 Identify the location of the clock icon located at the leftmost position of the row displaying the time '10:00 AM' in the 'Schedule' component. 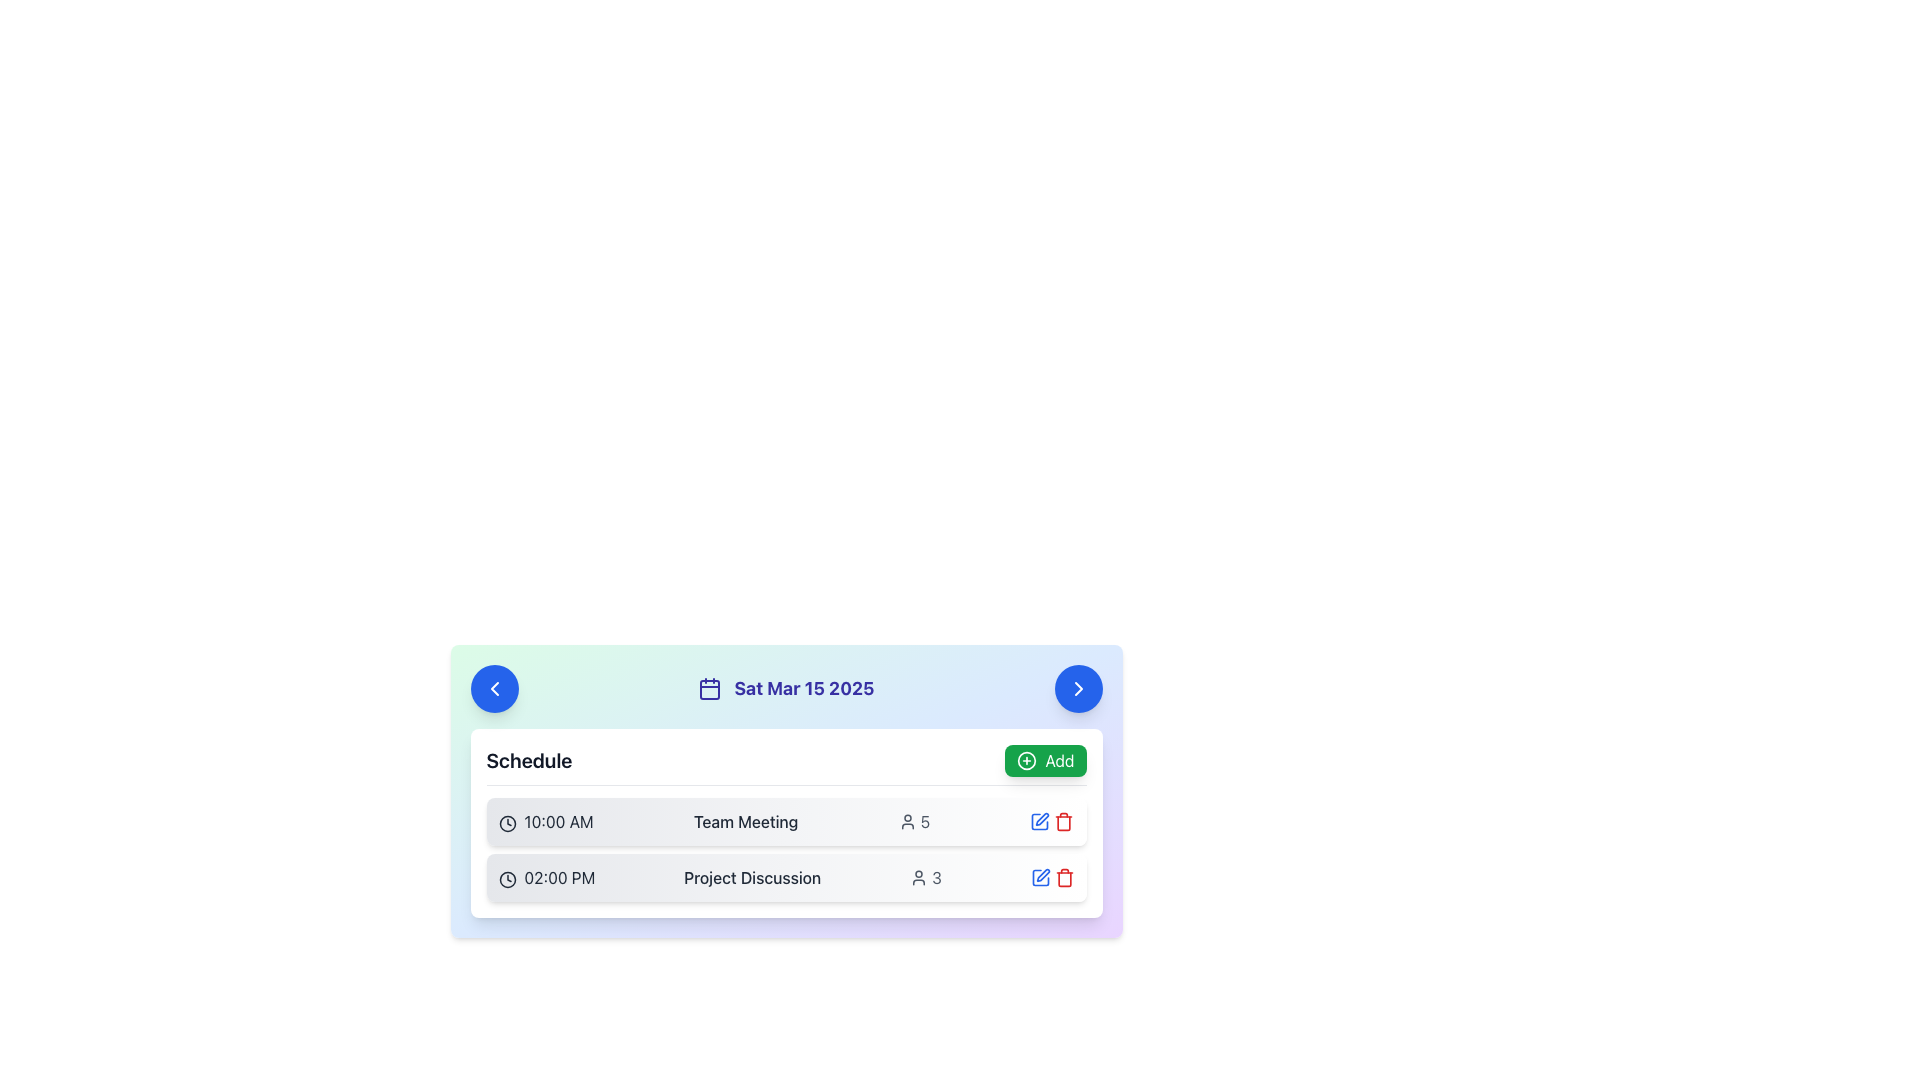
(507, 823).